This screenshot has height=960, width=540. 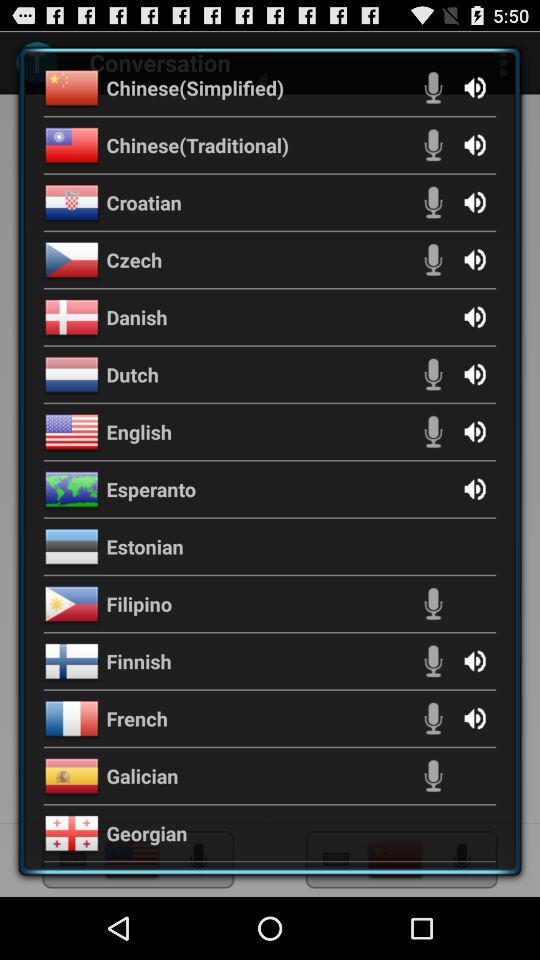 What do you see at coordinates (138, 661) in the screenshot?
I see `the app above french icon` at bounding box center [138, 661].